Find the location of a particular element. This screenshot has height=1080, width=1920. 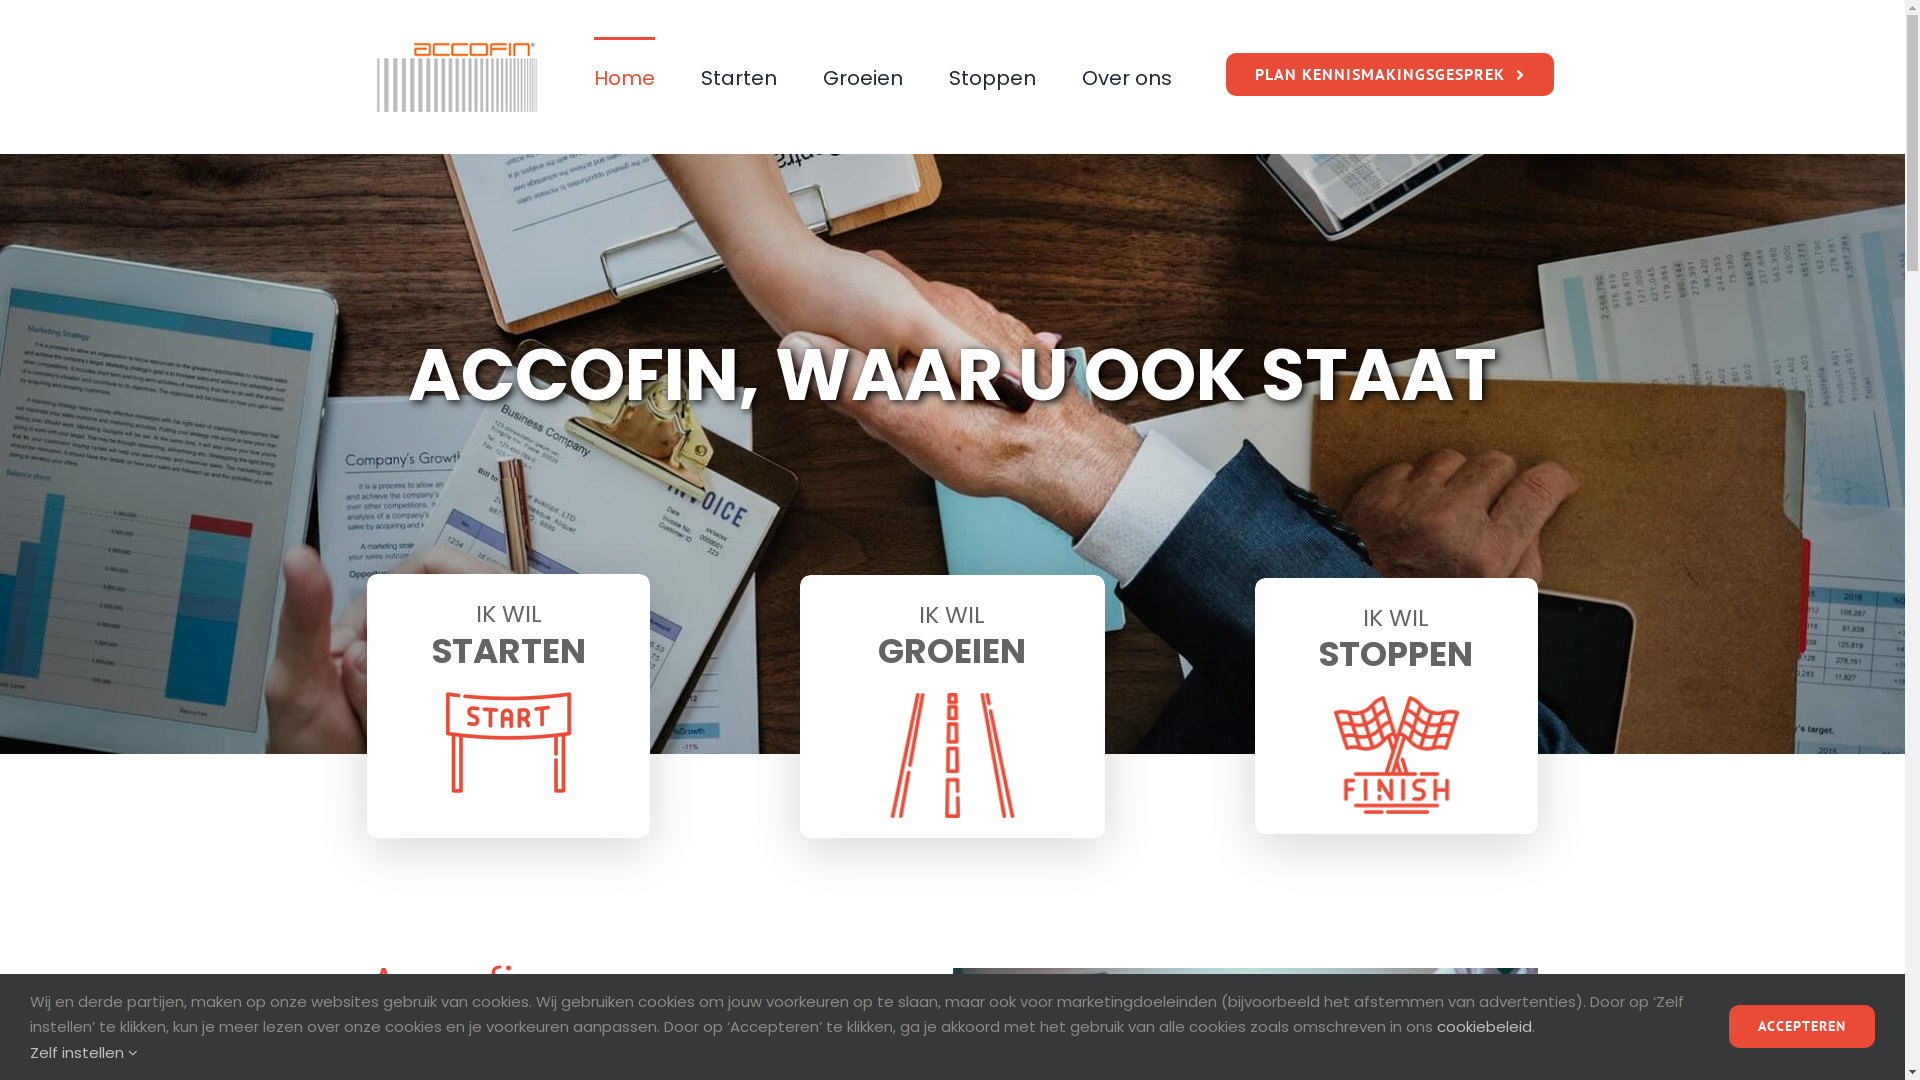

'Starten' is located at coordinates (738, 76).